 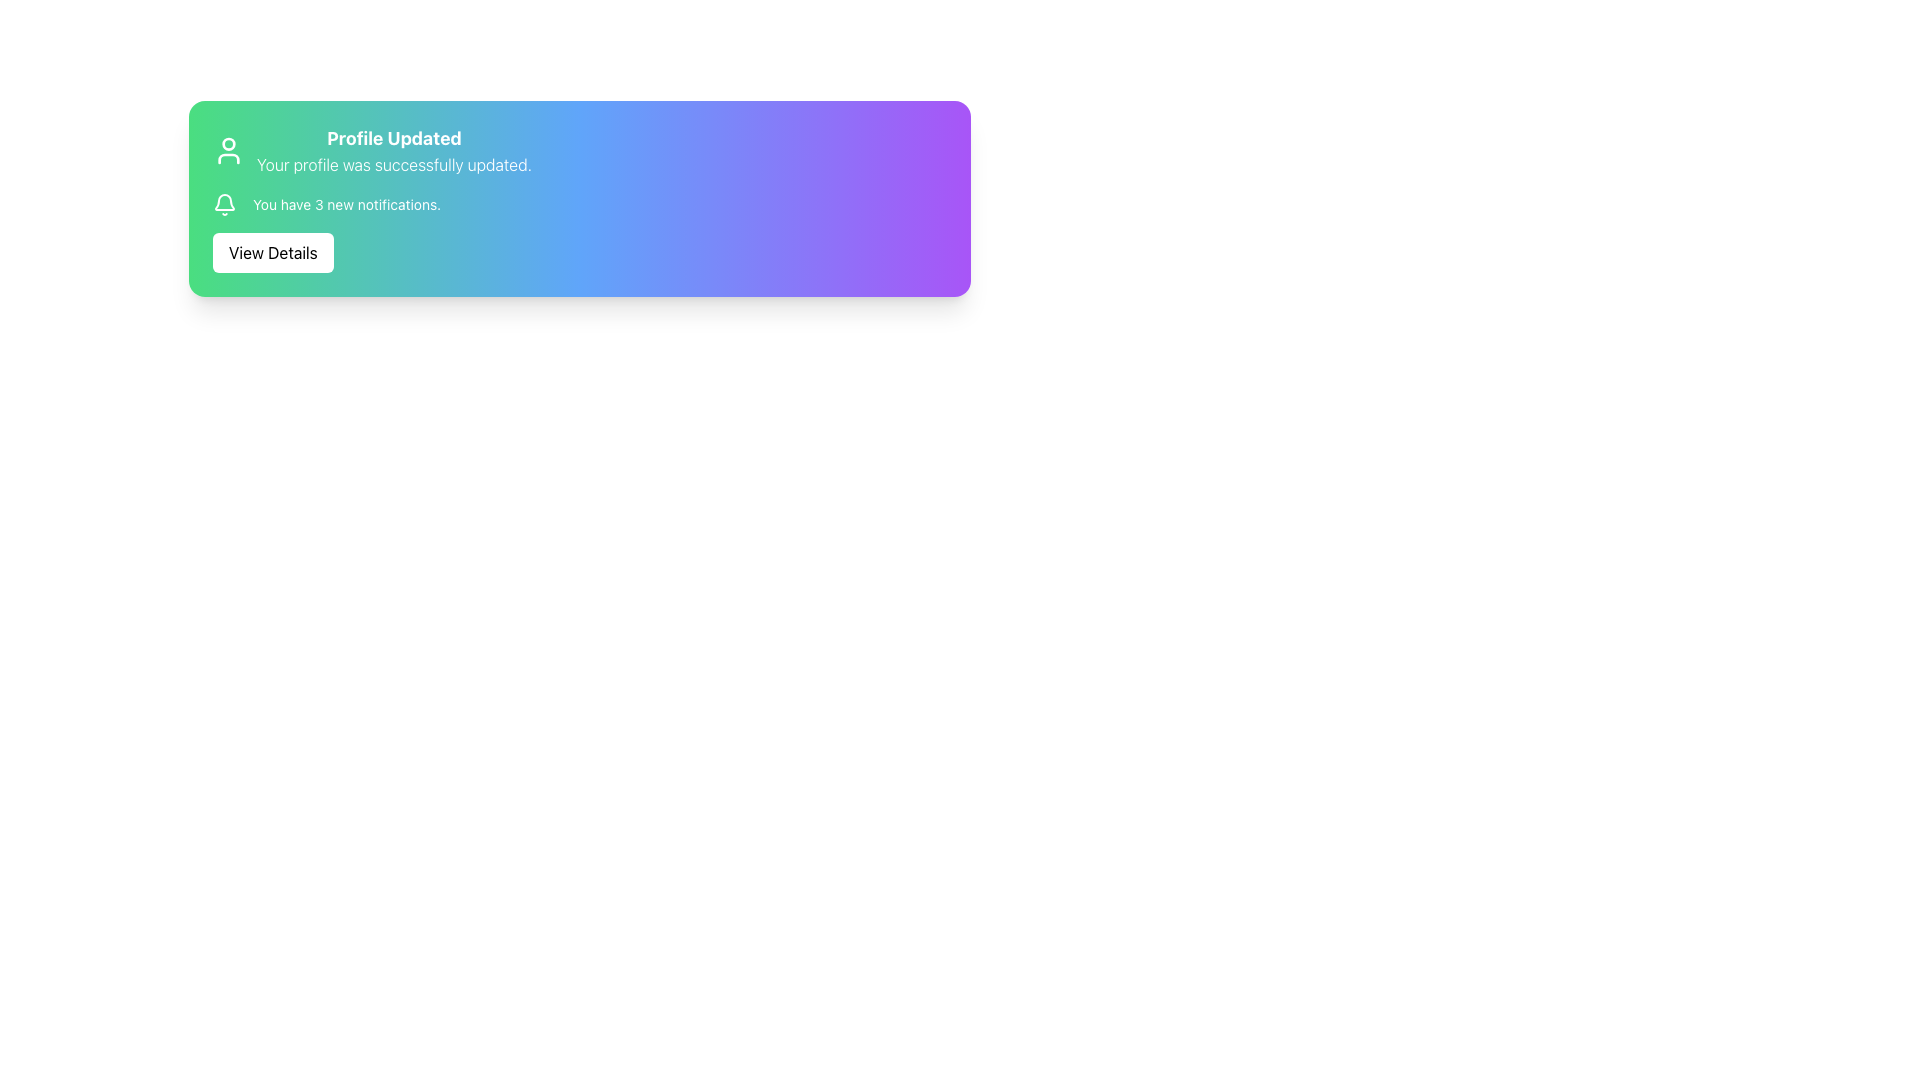 What do you see at coordinates (394, 164) in the screenshot?
I see `the confirmation message that informs the user about the successful update of their profile, located below the 'Profile Updated' header` at bounding box center [394, 164].